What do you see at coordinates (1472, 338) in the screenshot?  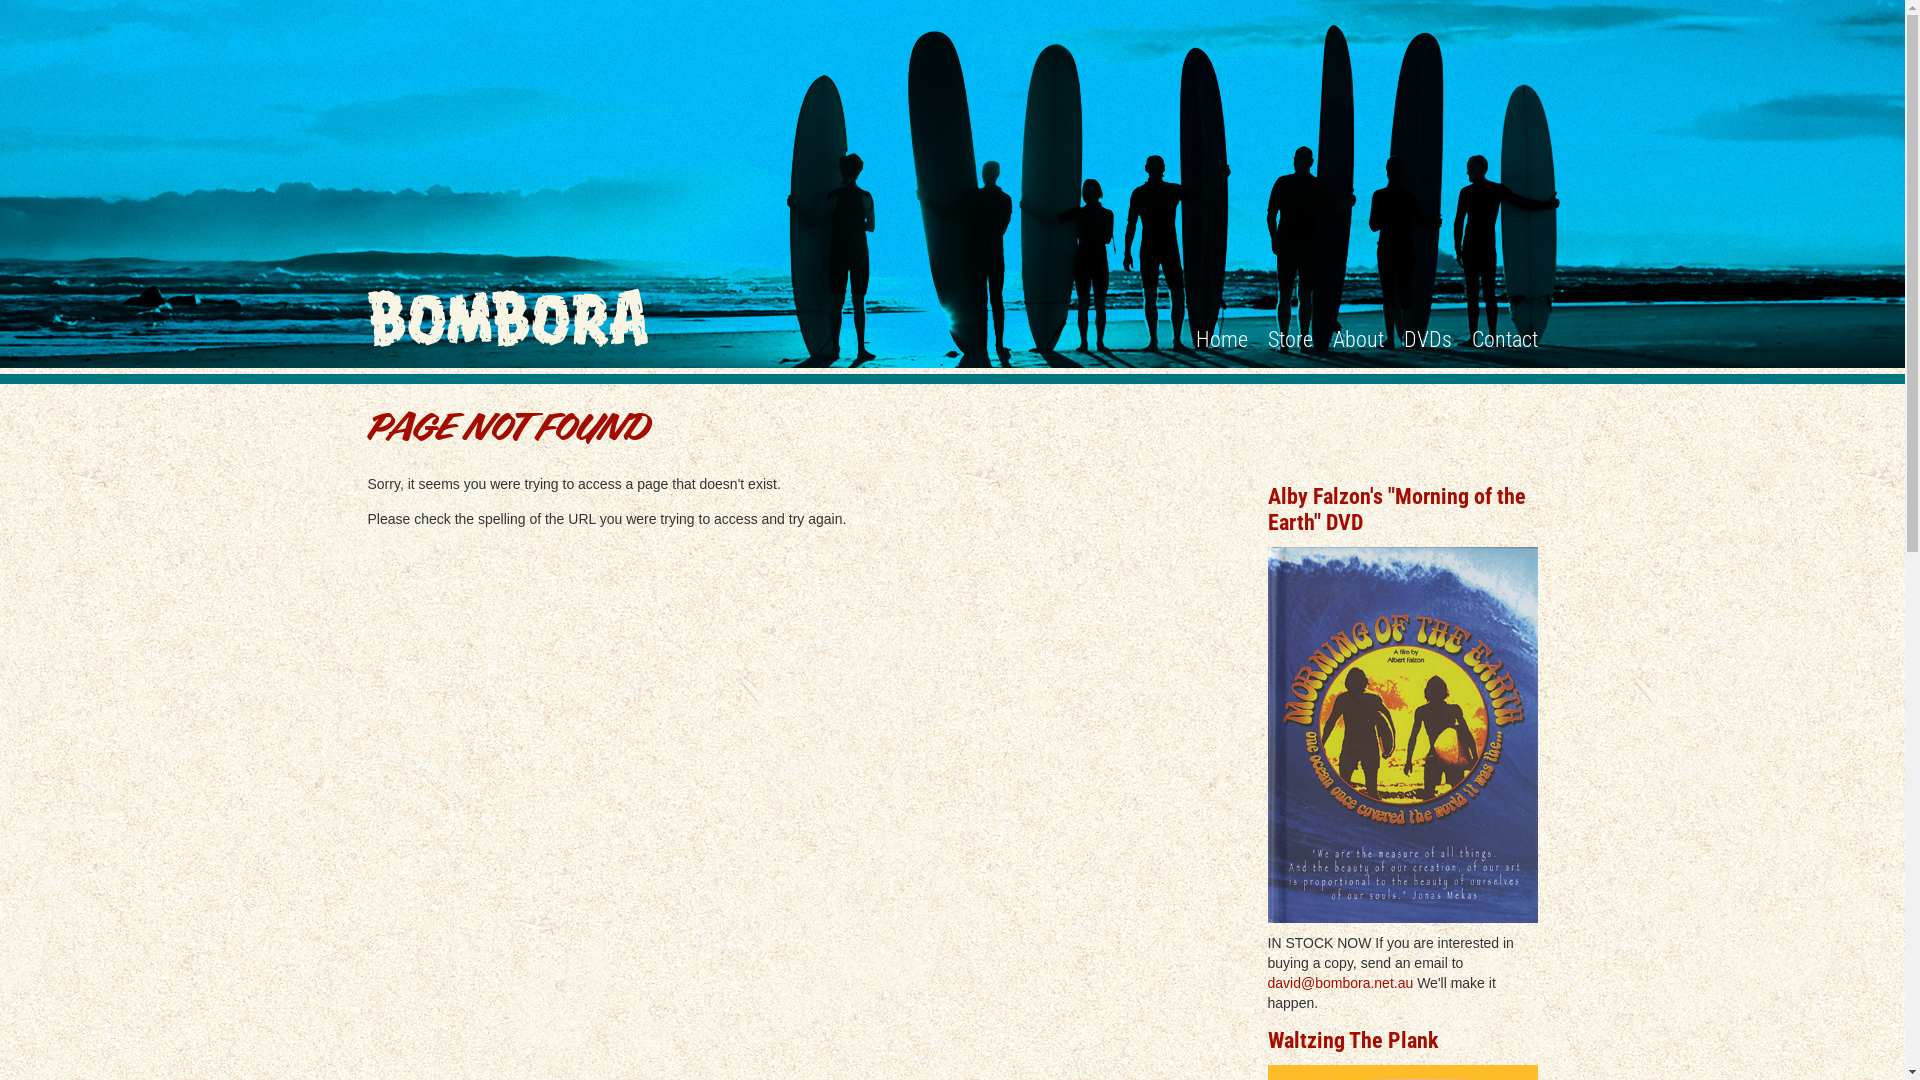 I see `'Contact'` at bounding box center [1472, 338].